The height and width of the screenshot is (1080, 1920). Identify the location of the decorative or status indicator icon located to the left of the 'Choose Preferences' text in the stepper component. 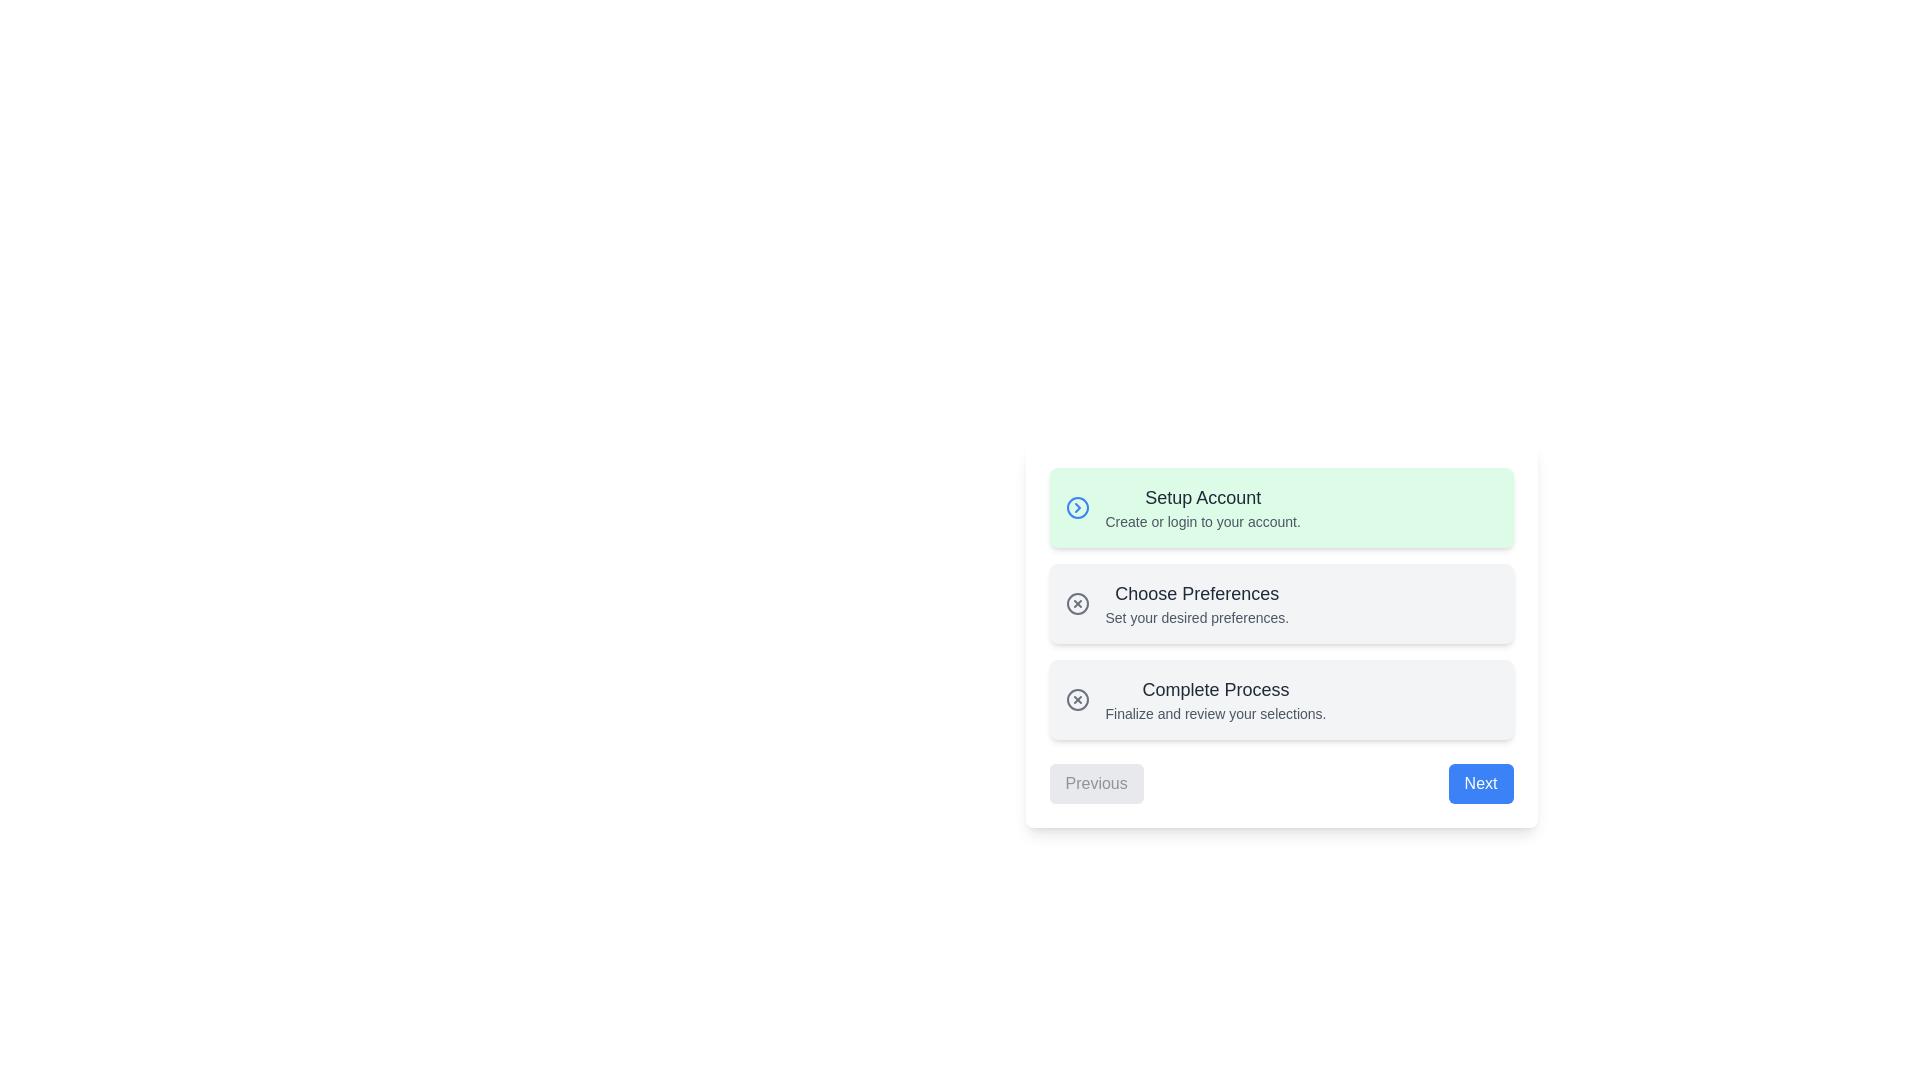
(1076, 603).